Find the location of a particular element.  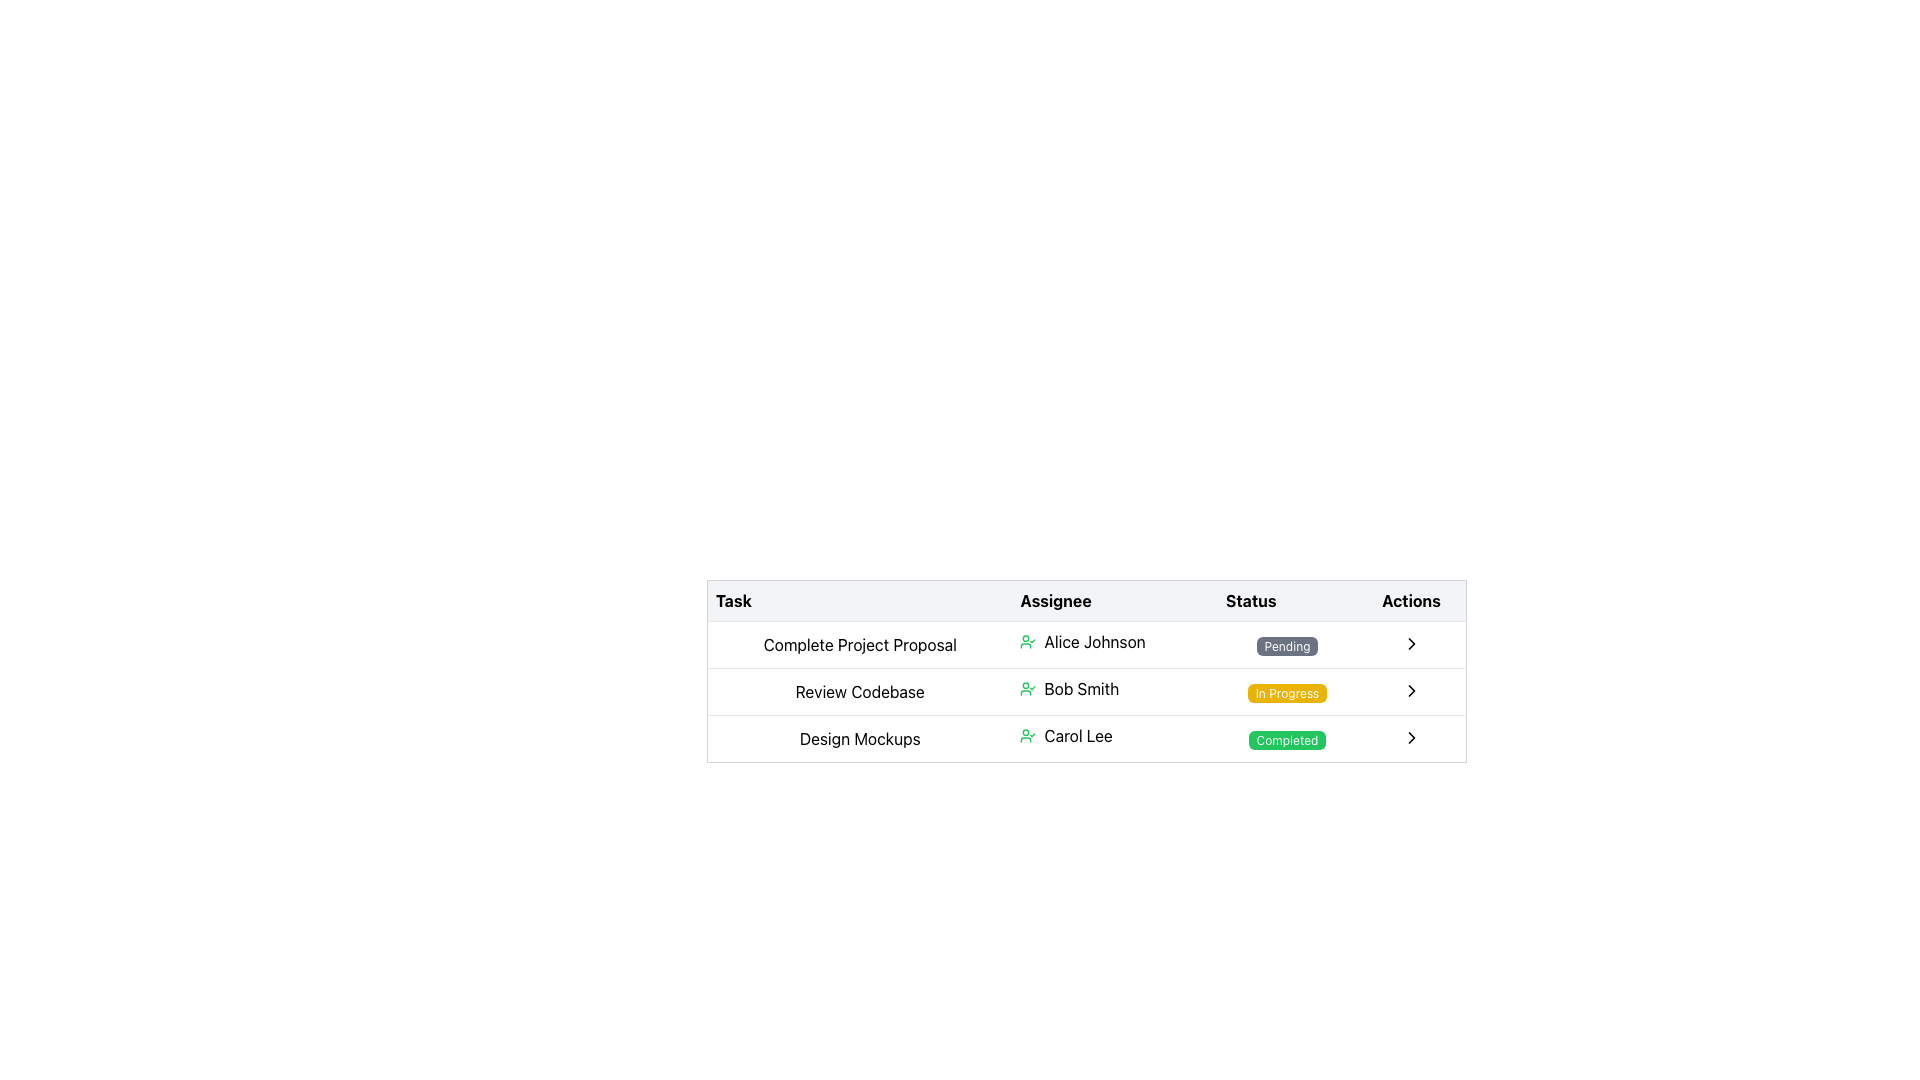

the compact, circular button with a rightward chevron arrow in the 'Actions' column corresponding to the task assigned to 'Bob Smith' is located at coordinates (1410, 689).